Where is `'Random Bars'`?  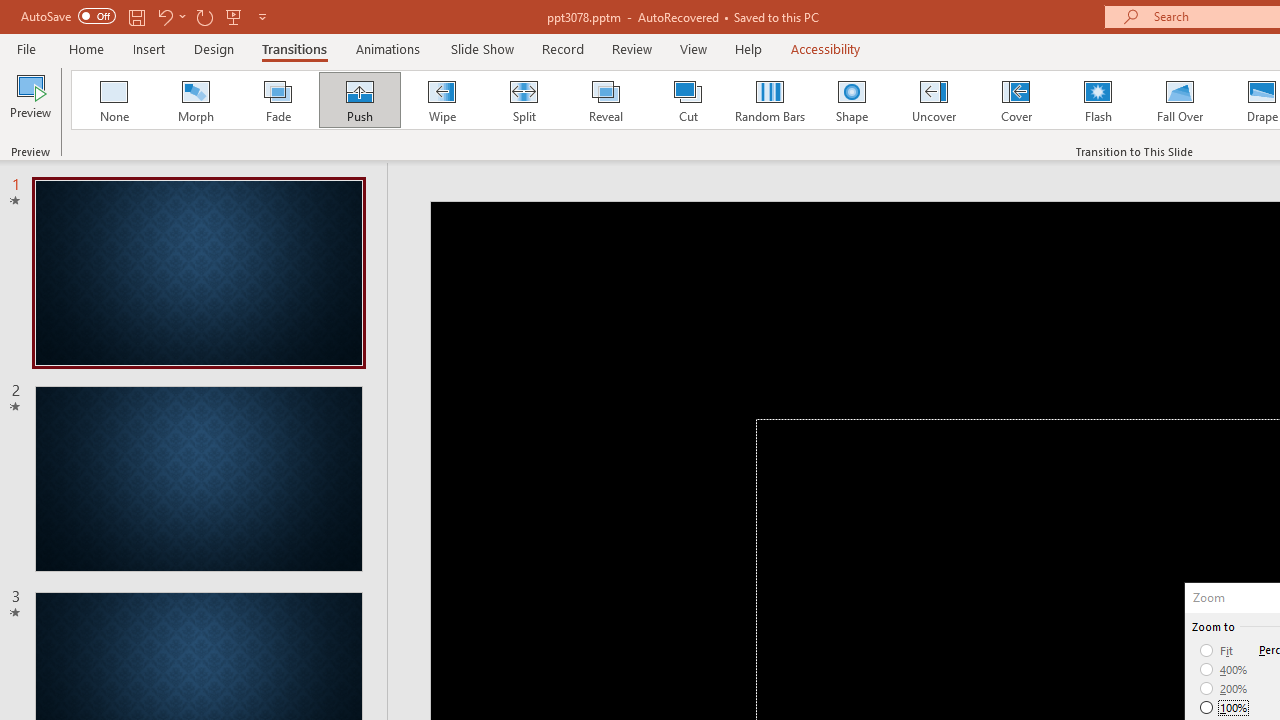 'Random Bars' is located at coordinates (769, 100).